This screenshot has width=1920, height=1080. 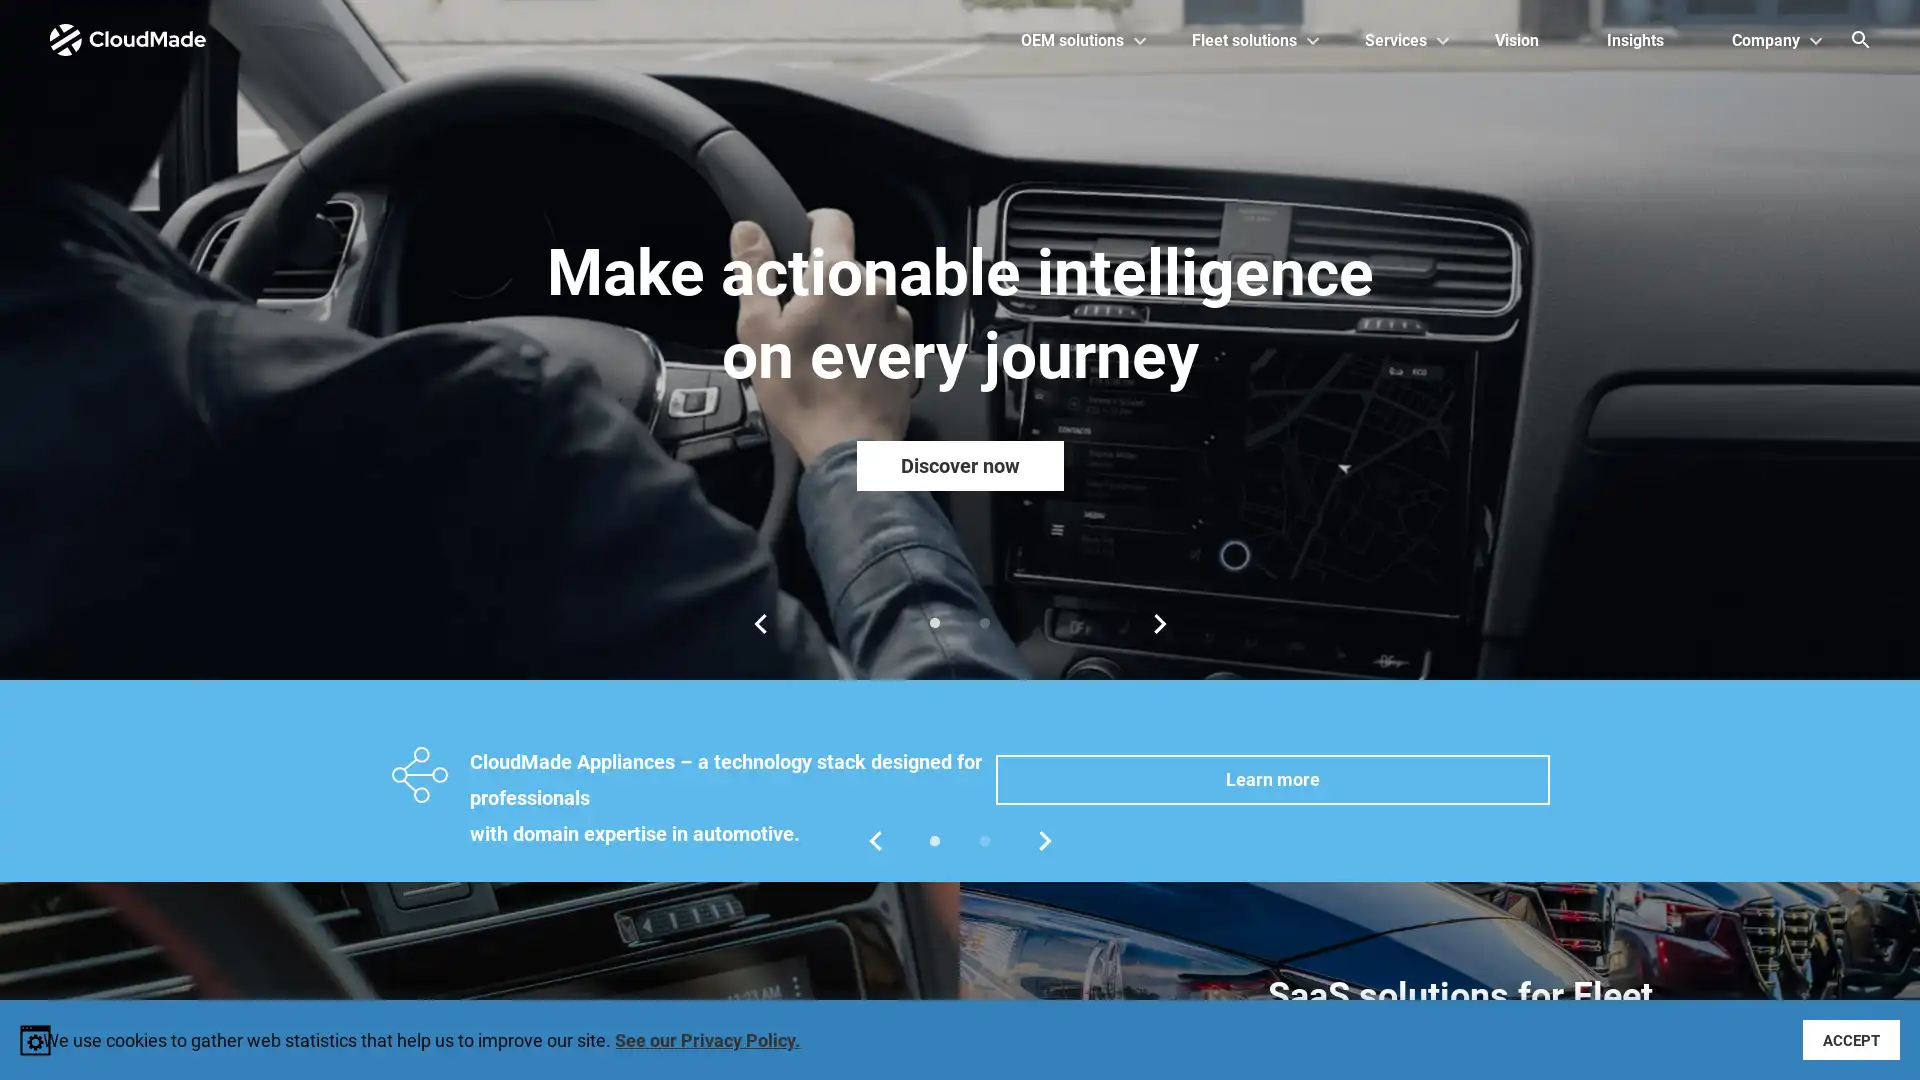 What do you see at coordinates (1160, 623) in the screenshot?
I see `Next` at bounding box center [1160, 623].